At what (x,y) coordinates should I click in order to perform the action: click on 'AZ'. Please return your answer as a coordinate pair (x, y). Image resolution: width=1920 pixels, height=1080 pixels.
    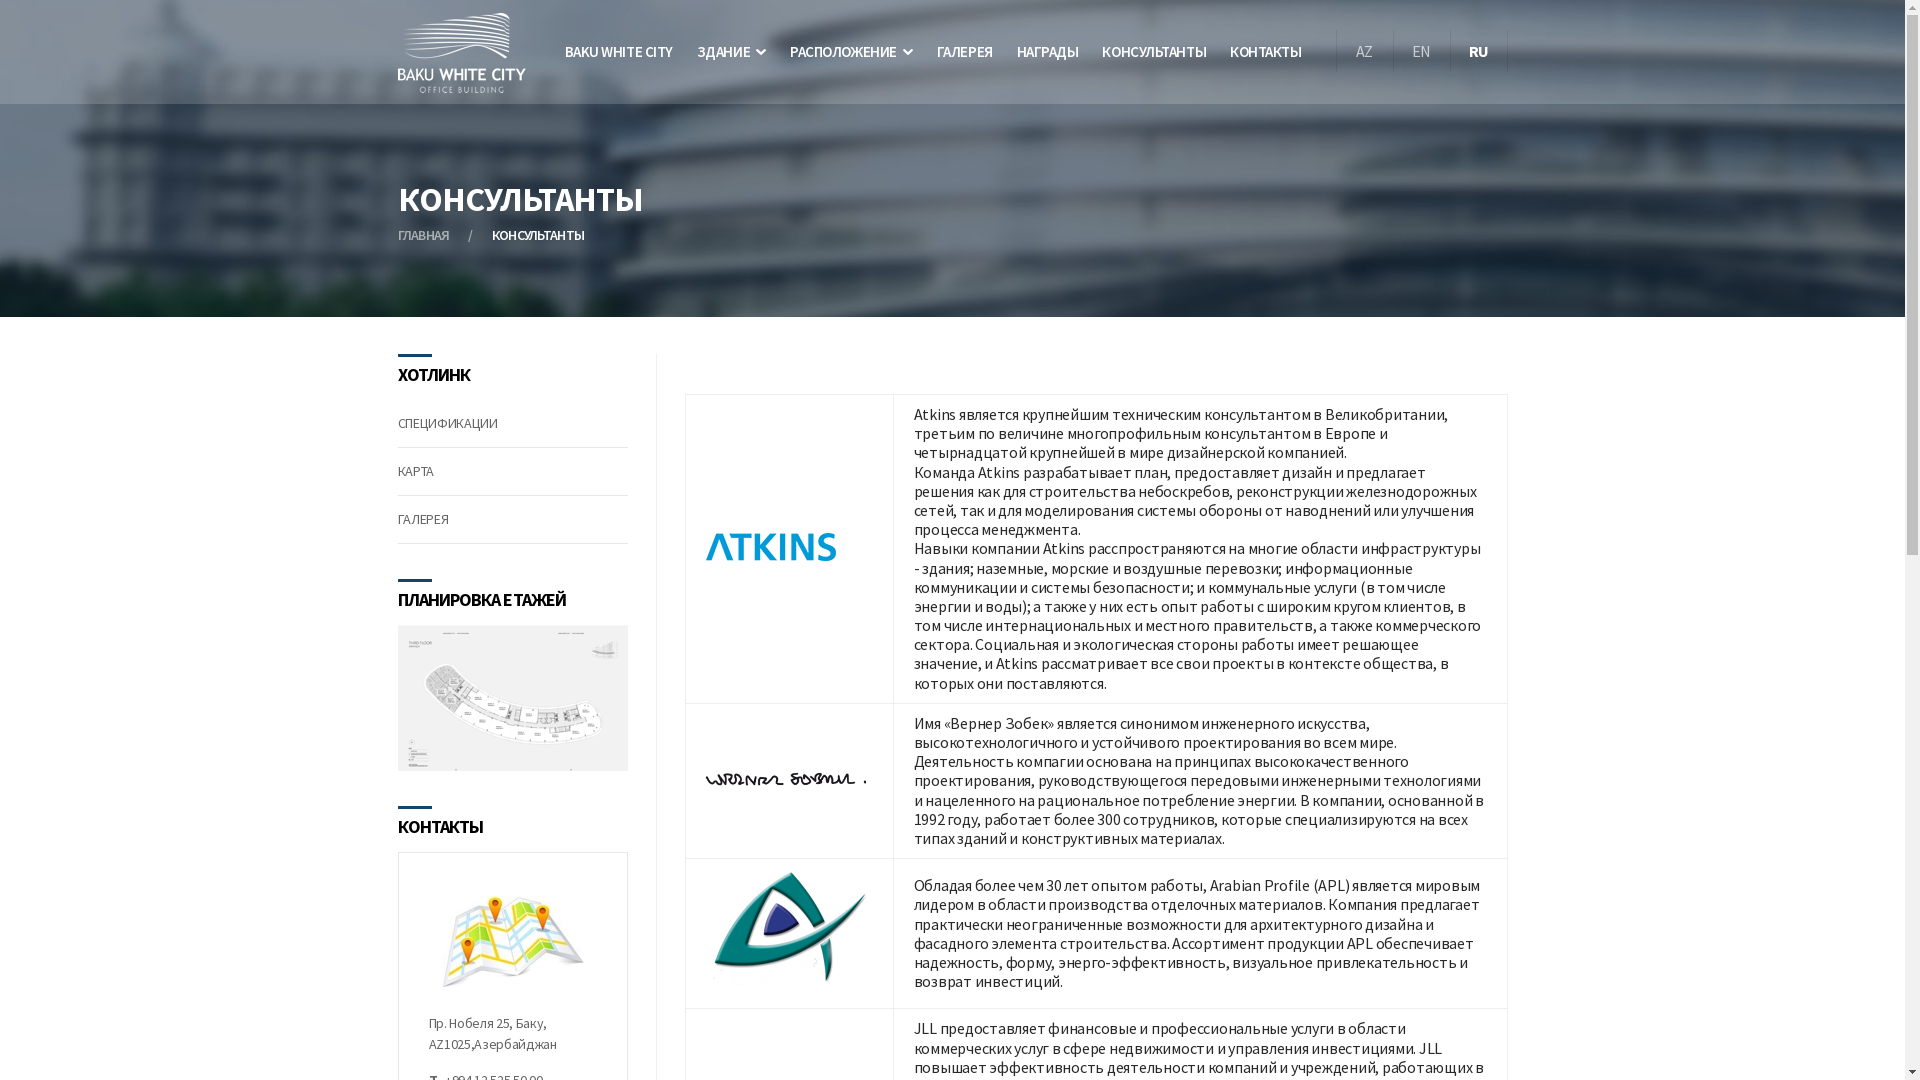
    Looking at the image, I should click on (1335, 49).